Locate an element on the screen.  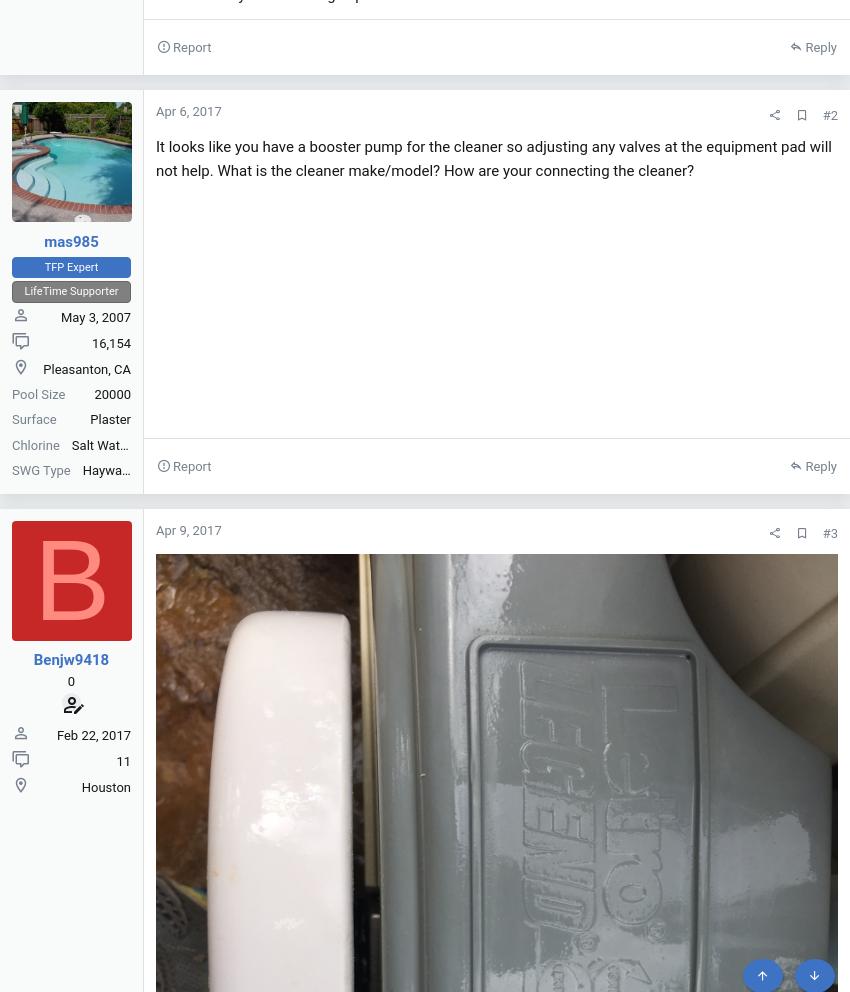
'Apr 9, 2017' is located at coordinates (155, 528).